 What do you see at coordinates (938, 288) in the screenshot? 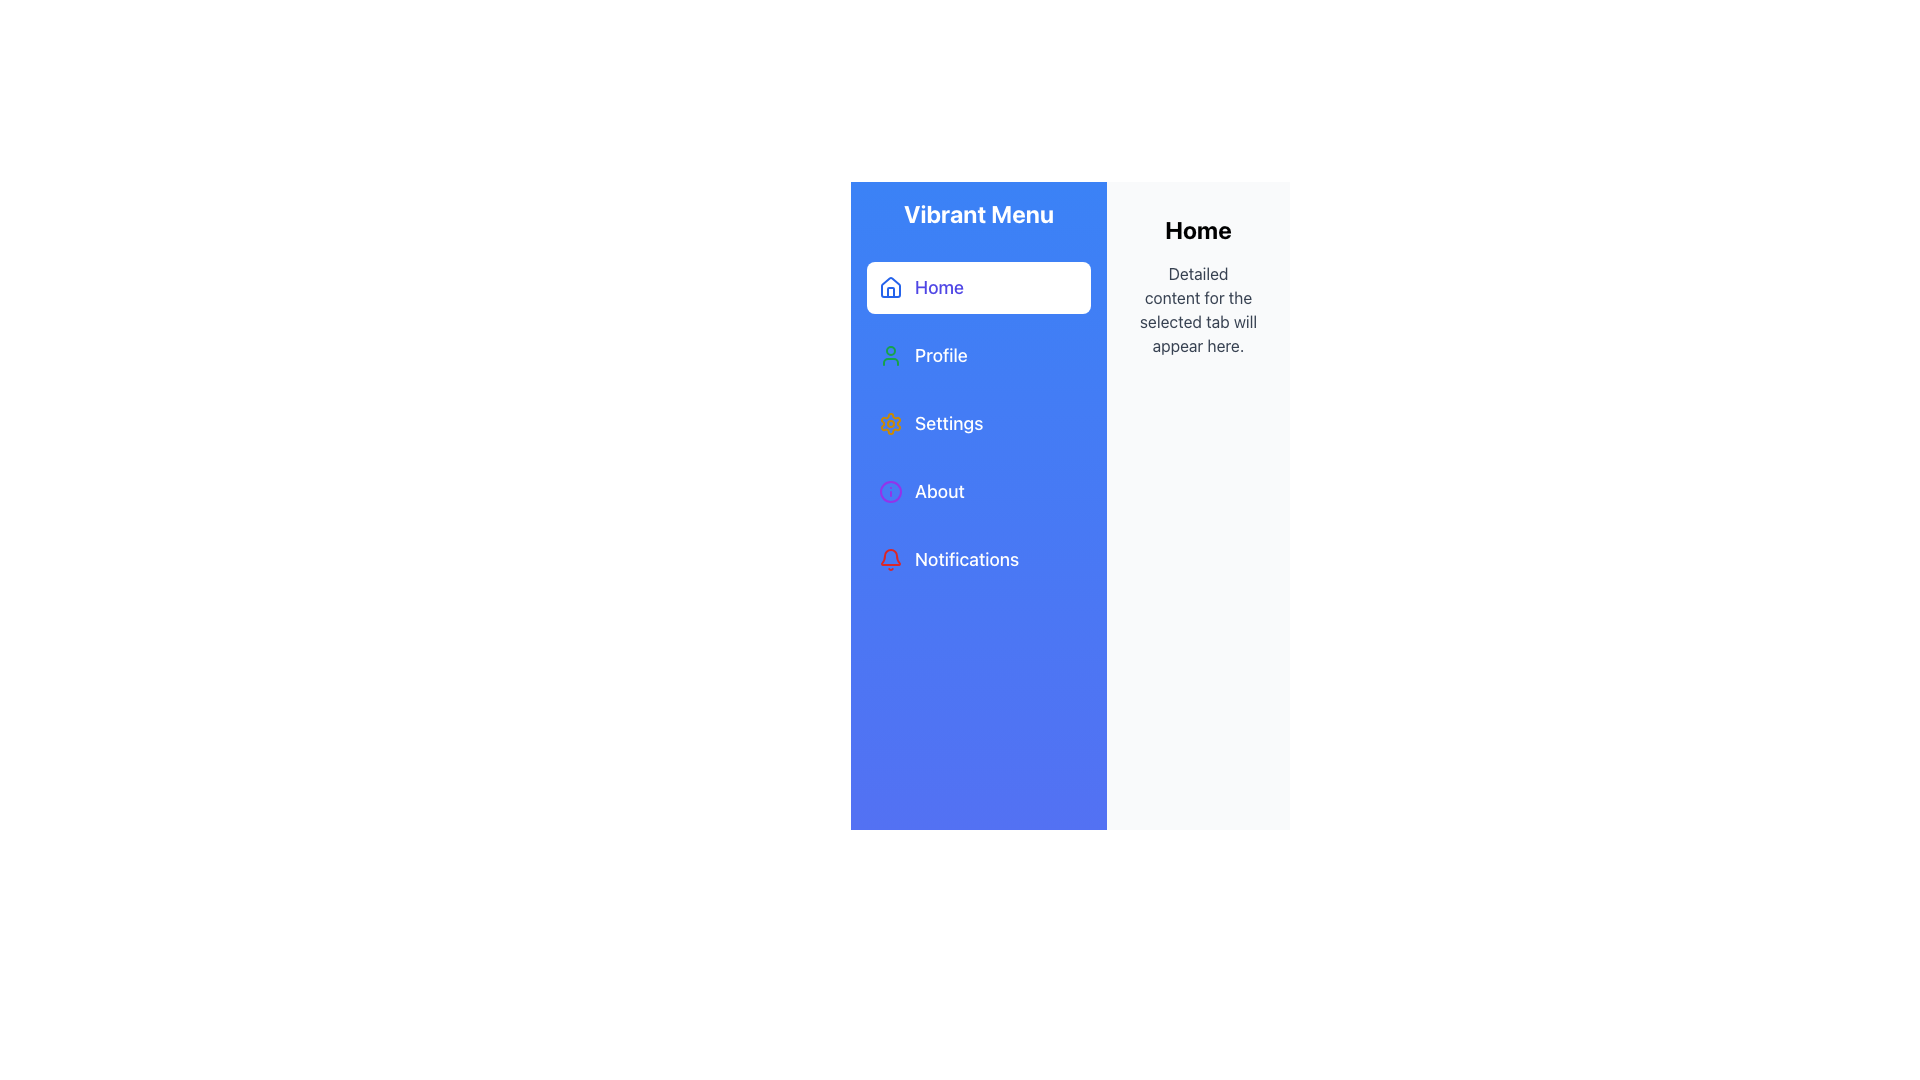
I see `the 'Home' text label in the vertical navigation menu, which indicates the current selection and is aligned to the right of the house icon` at bounding box center [938, 288].